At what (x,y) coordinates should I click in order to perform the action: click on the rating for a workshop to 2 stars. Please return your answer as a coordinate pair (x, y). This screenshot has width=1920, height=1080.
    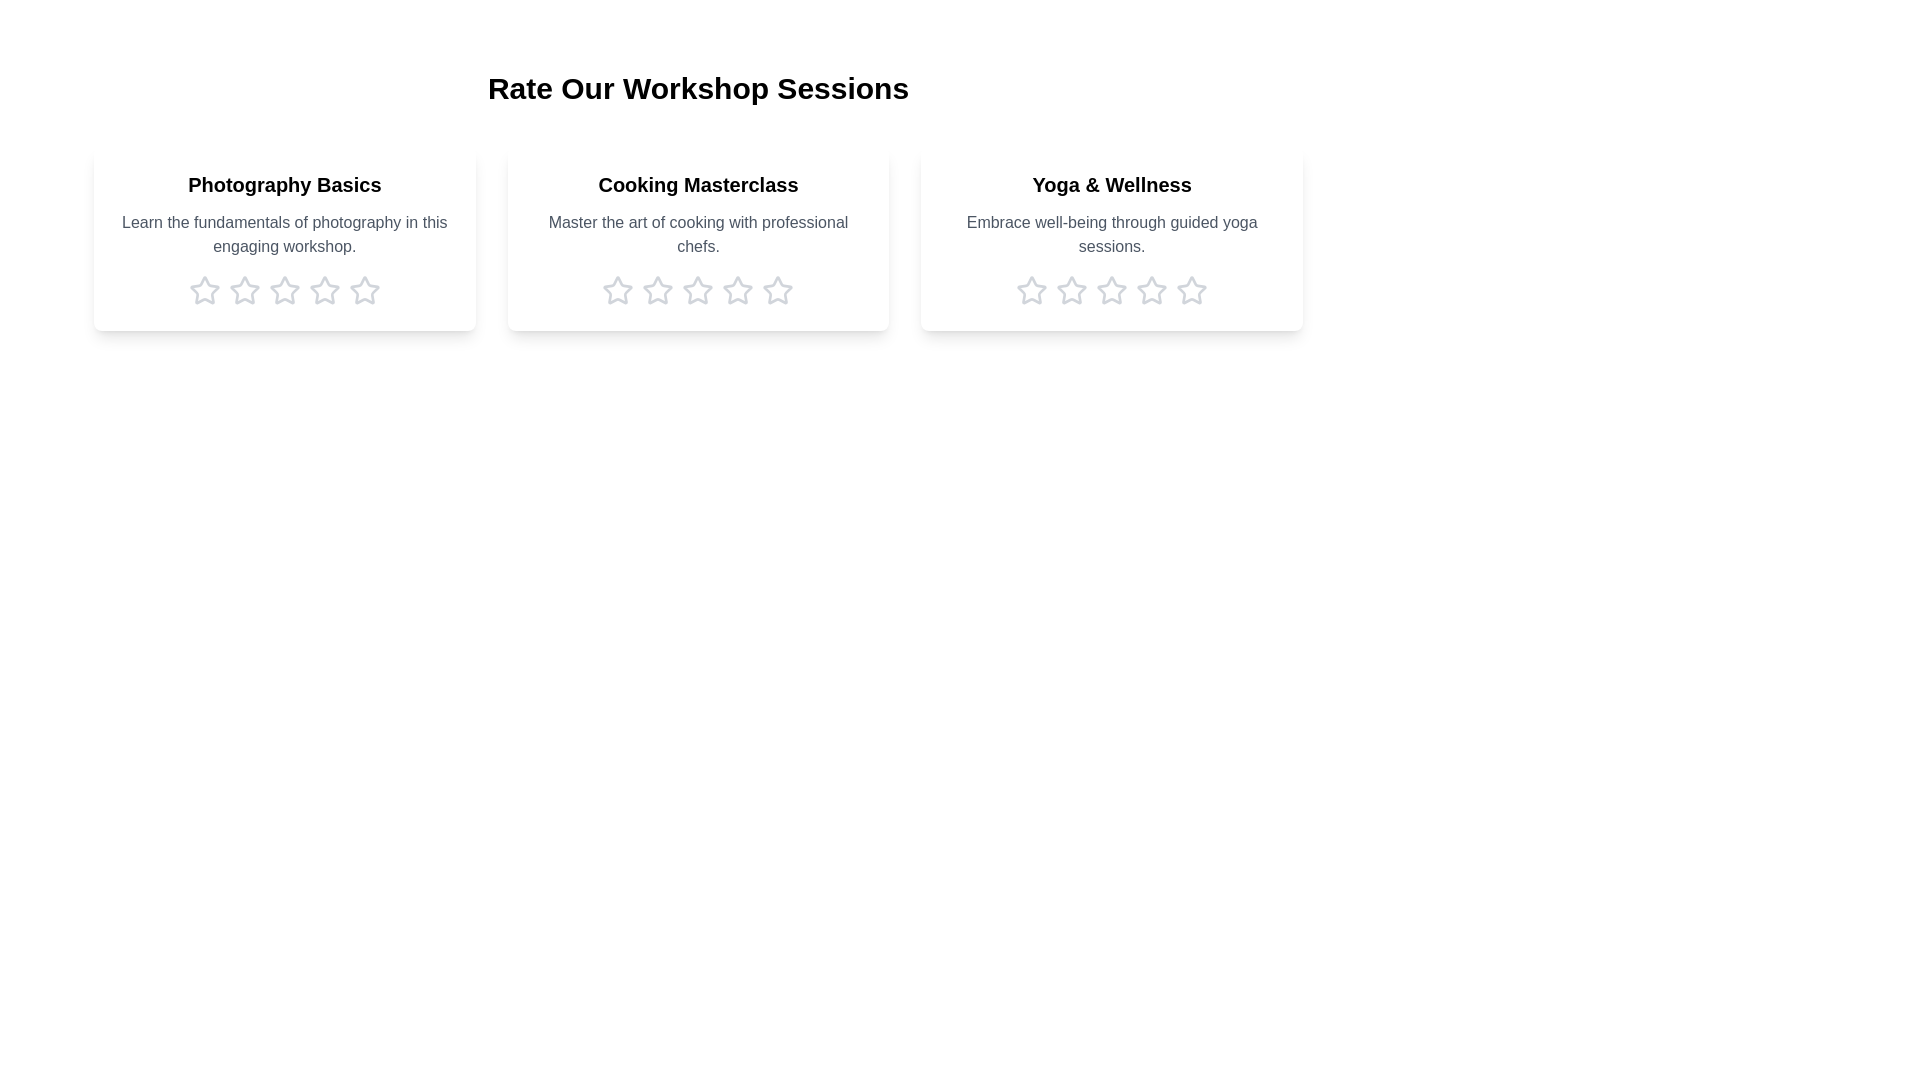
    Looking at the image, I should click on (243, 290).